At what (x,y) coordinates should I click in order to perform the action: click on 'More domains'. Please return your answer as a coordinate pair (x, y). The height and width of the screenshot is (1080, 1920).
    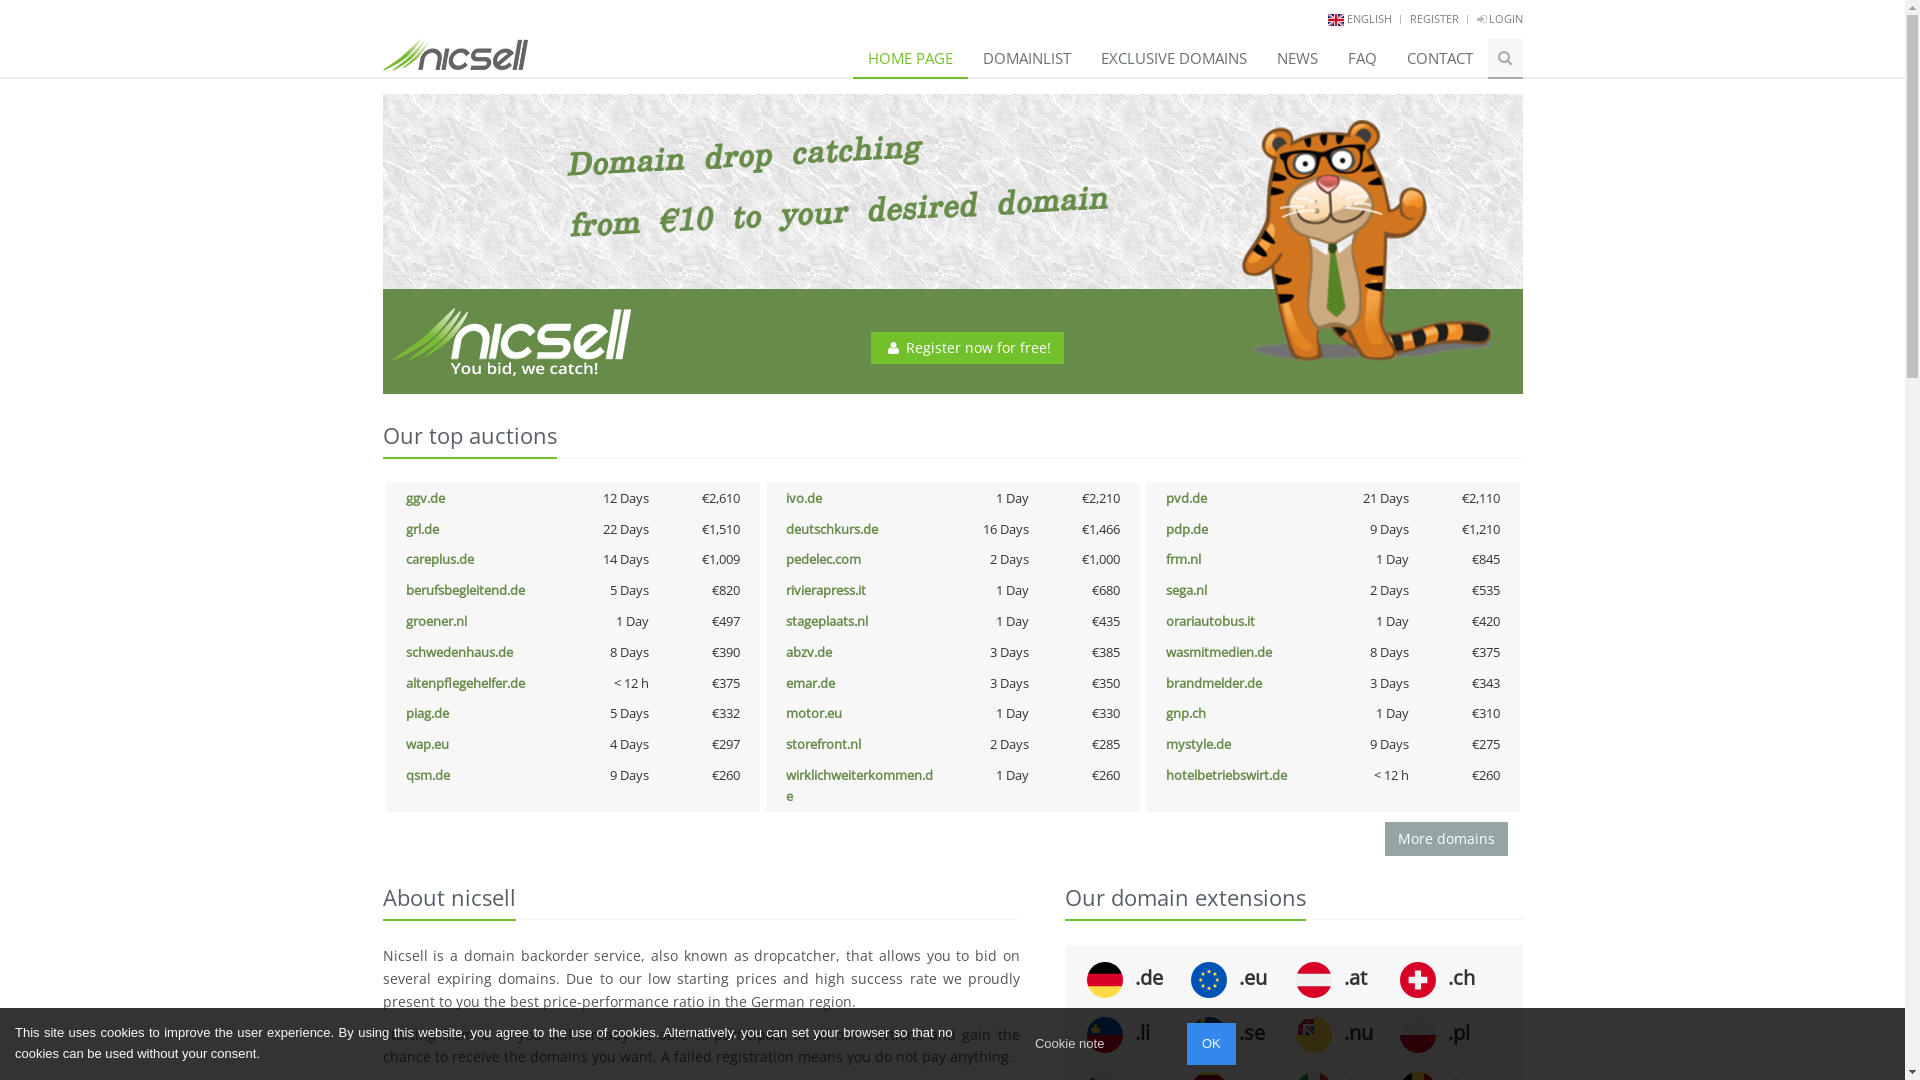
    Looking at the image, I should click on (1445, 839).